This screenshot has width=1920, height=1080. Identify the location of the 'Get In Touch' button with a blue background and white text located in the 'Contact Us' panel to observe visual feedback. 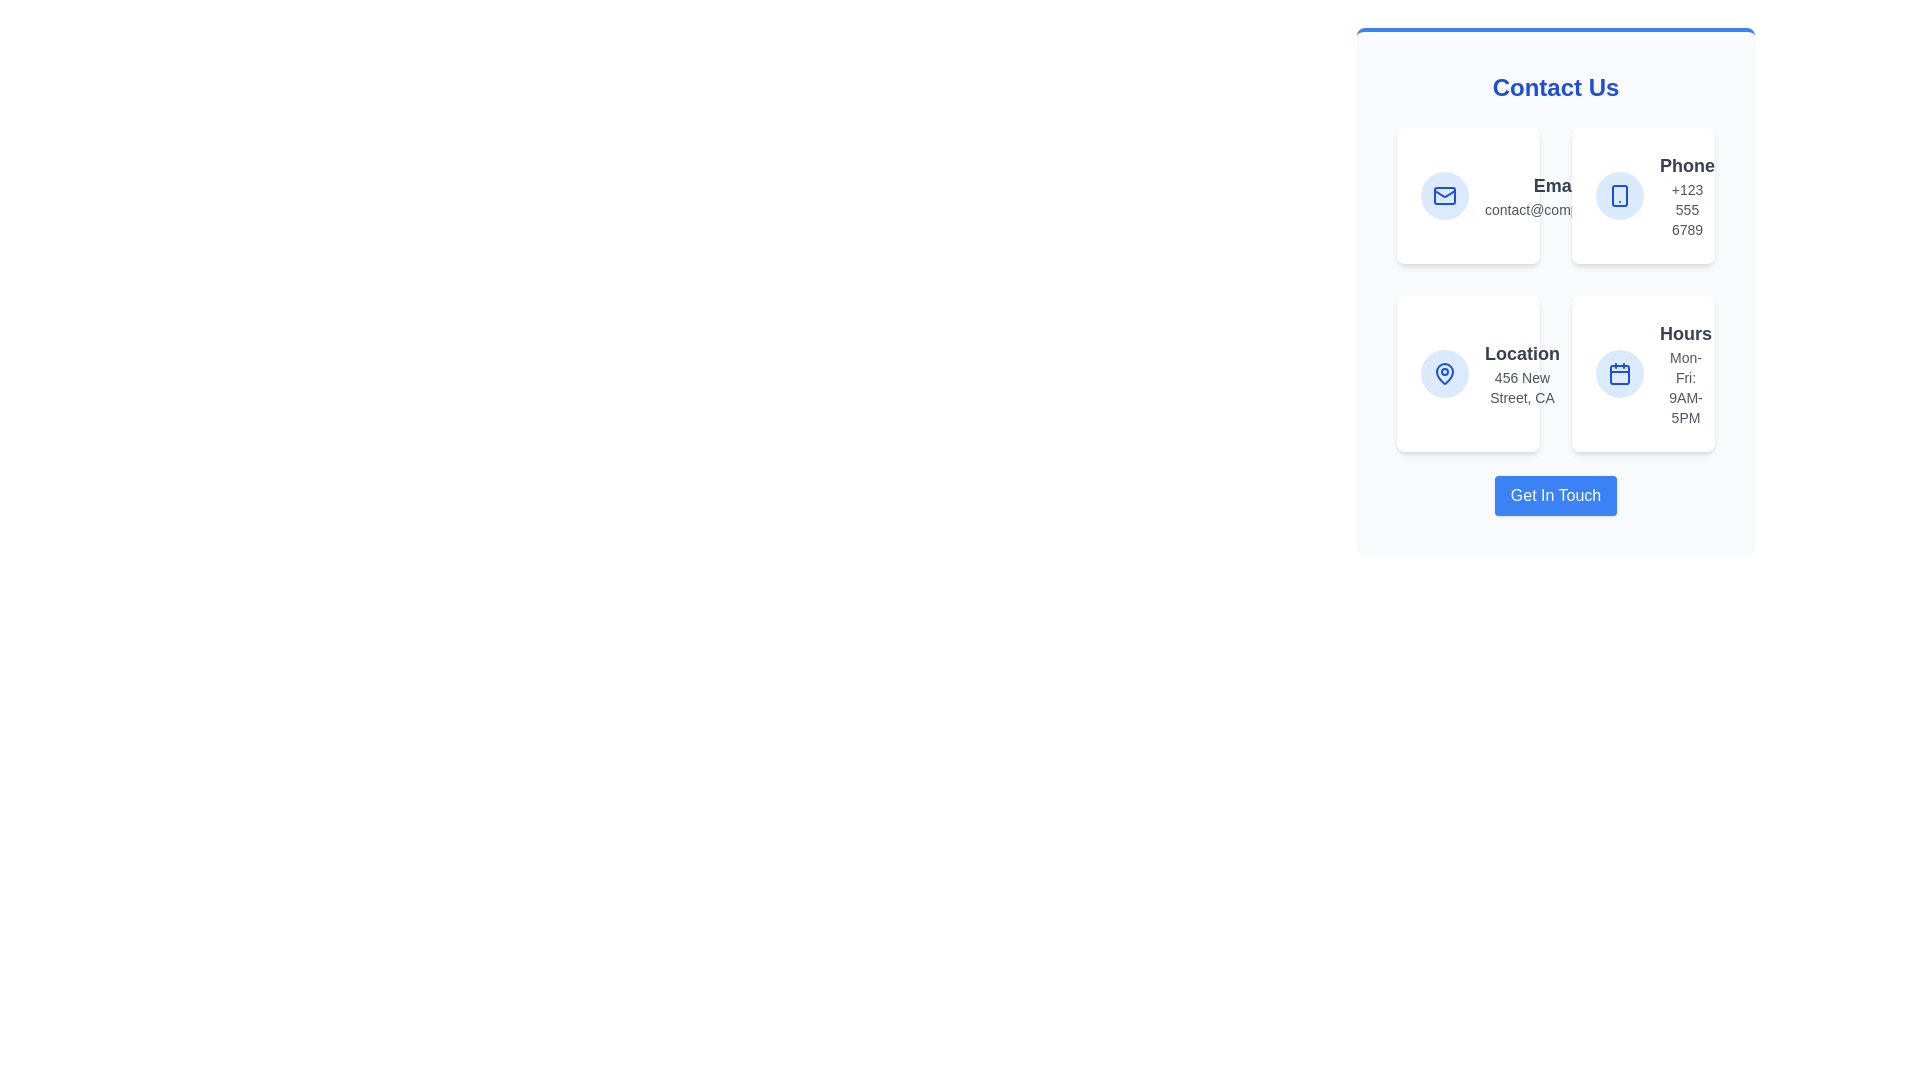
(1554, 495).